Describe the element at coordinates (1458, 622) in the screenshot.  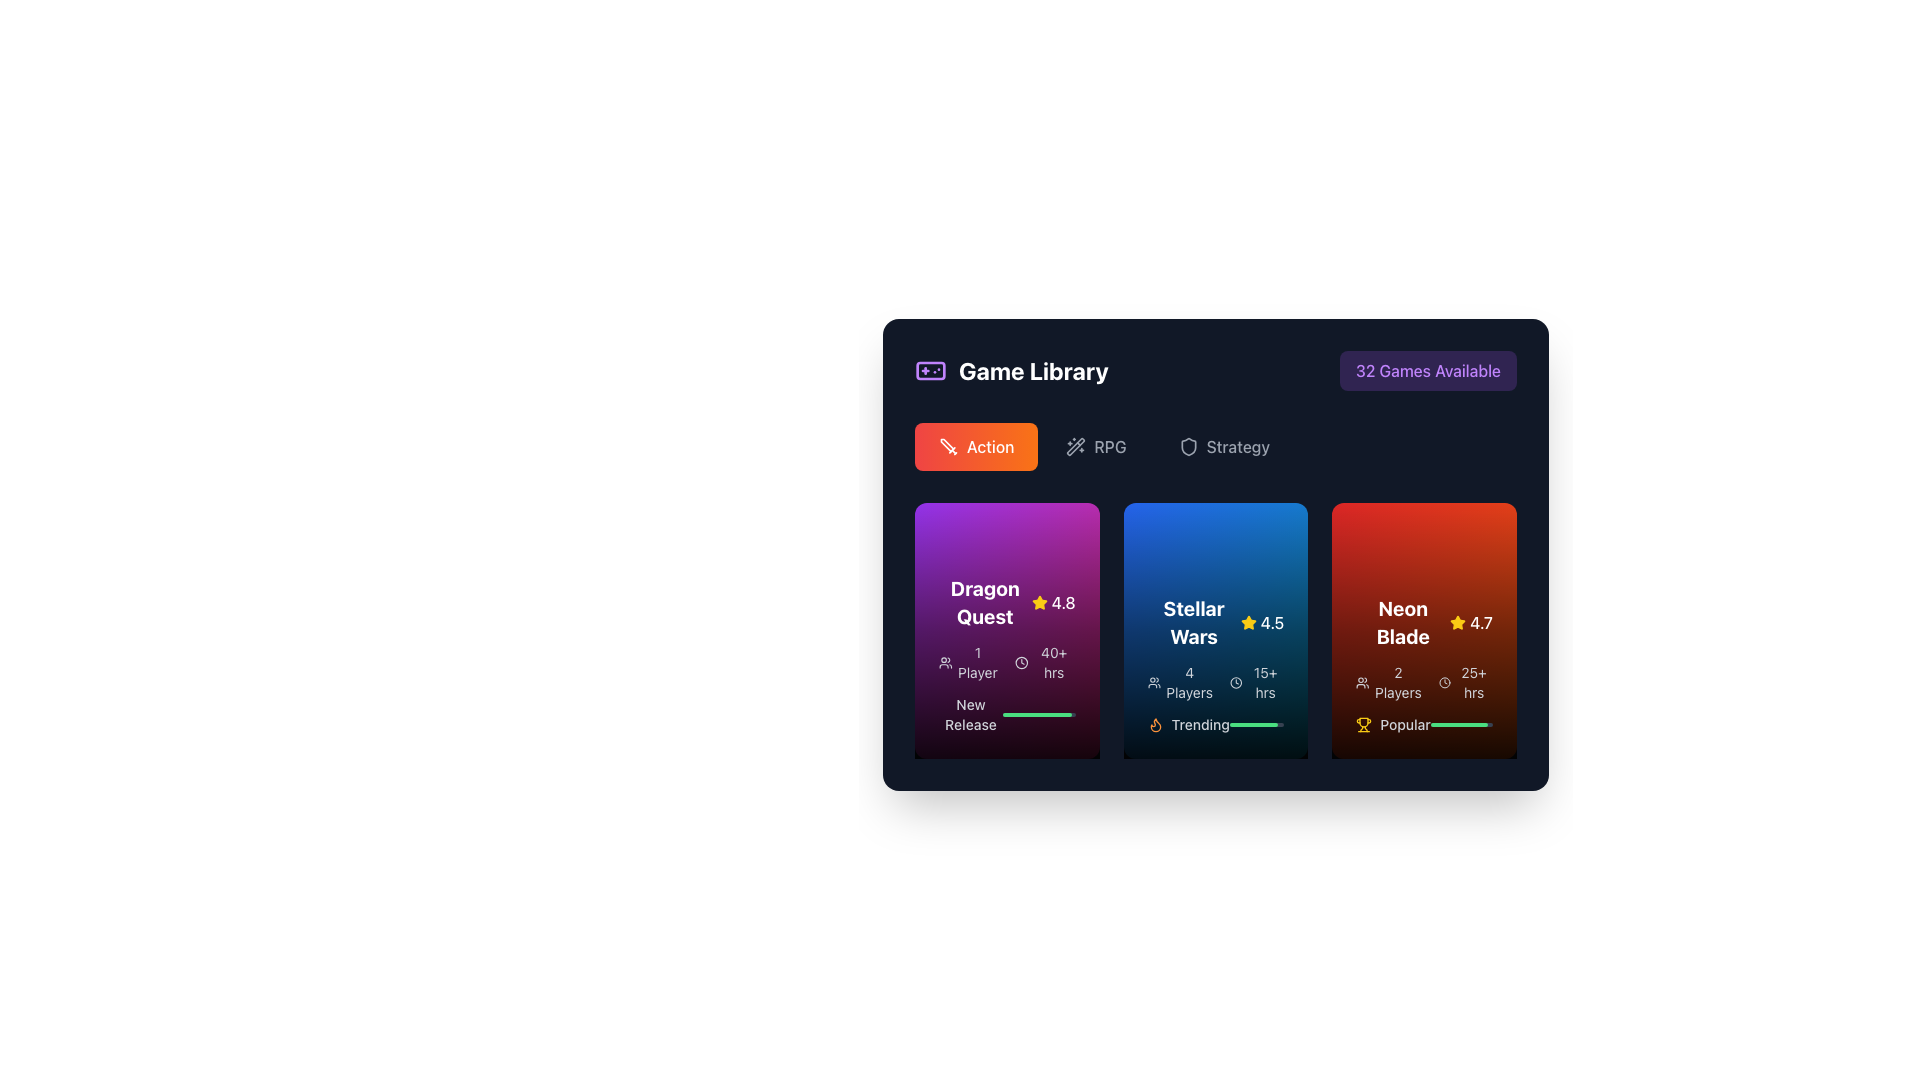
I see `the star-shaped icon with a yellow fill and border, located next to the text '4.7' in the rating segment of the 'Neon Blade' card within the 'Game Library' interface` at that location.